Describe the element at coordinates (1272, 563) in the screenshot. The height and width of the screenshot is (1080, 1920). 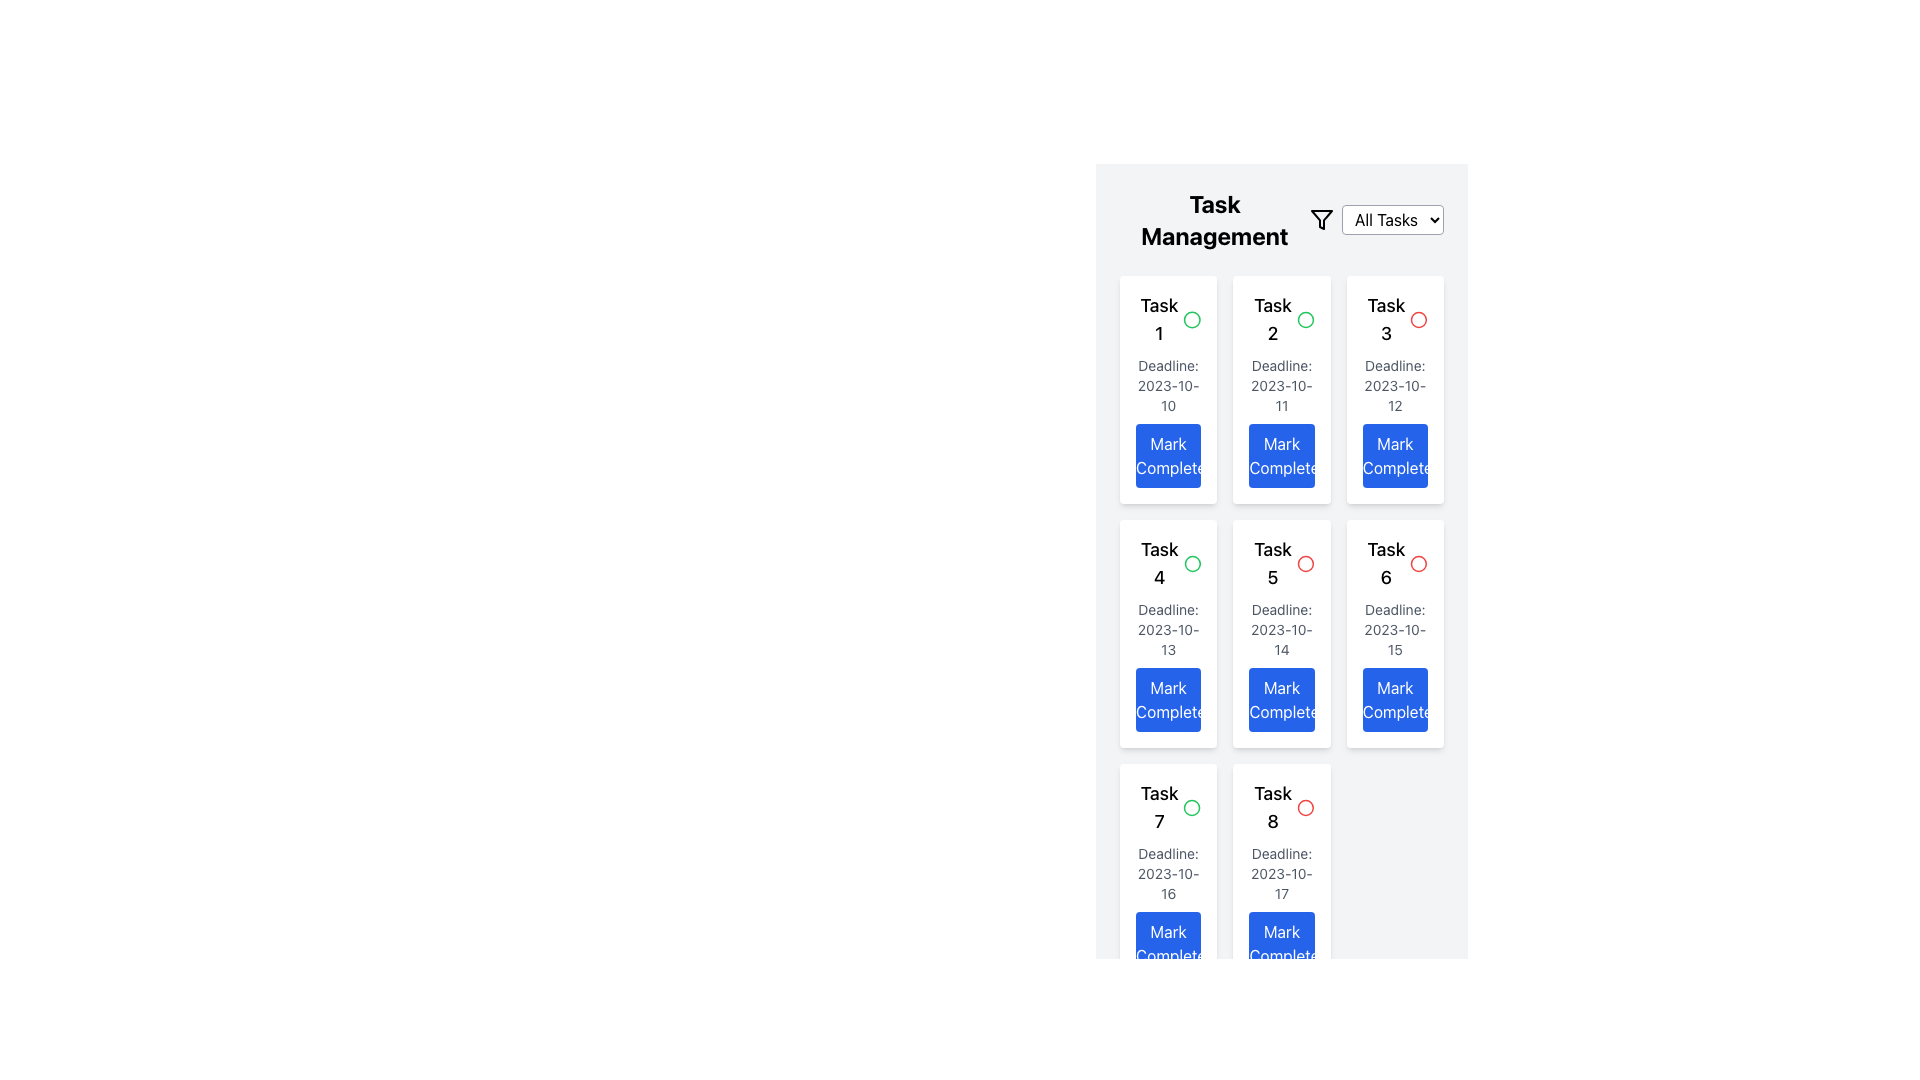
I see `the static text label displaying 'Task 5', which is styled in bold and larger font, indicating it is a key identifier of a task` at that location.